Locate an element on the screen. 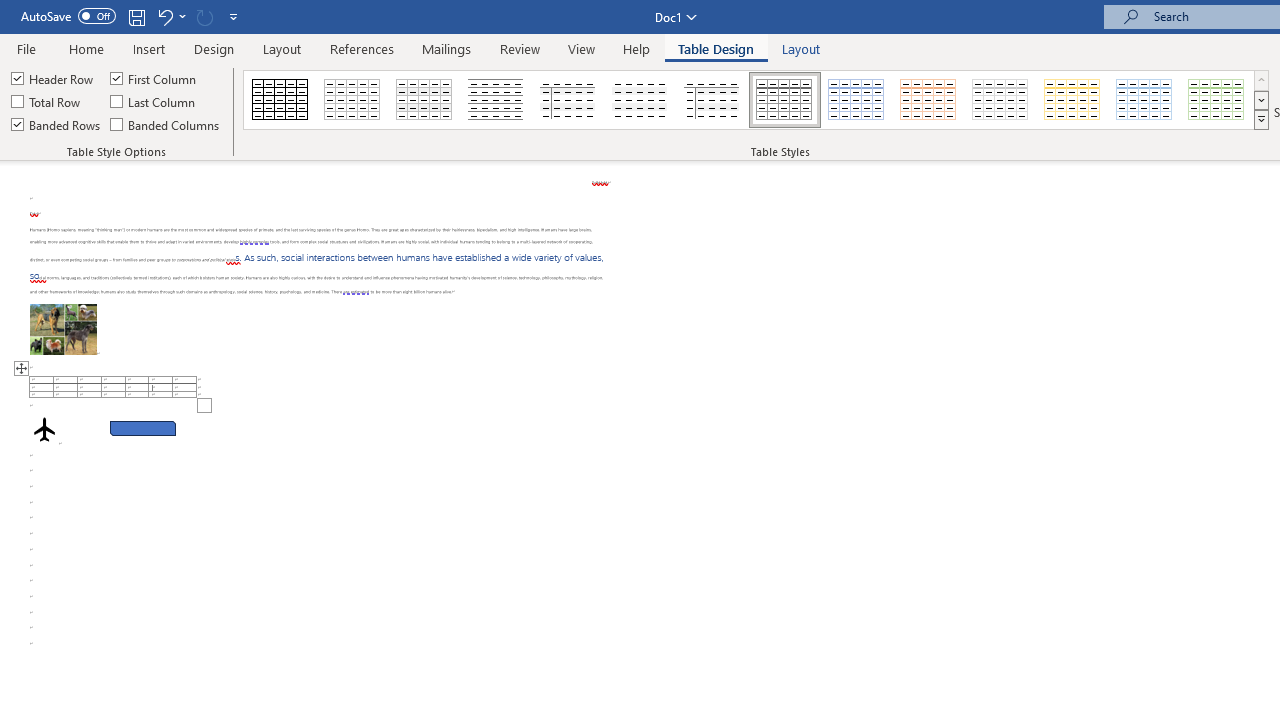 This screenshot has width=1280, height=720. 'Grid Table 1 Light - Accent 4' is located at coordinates (1071, 100).